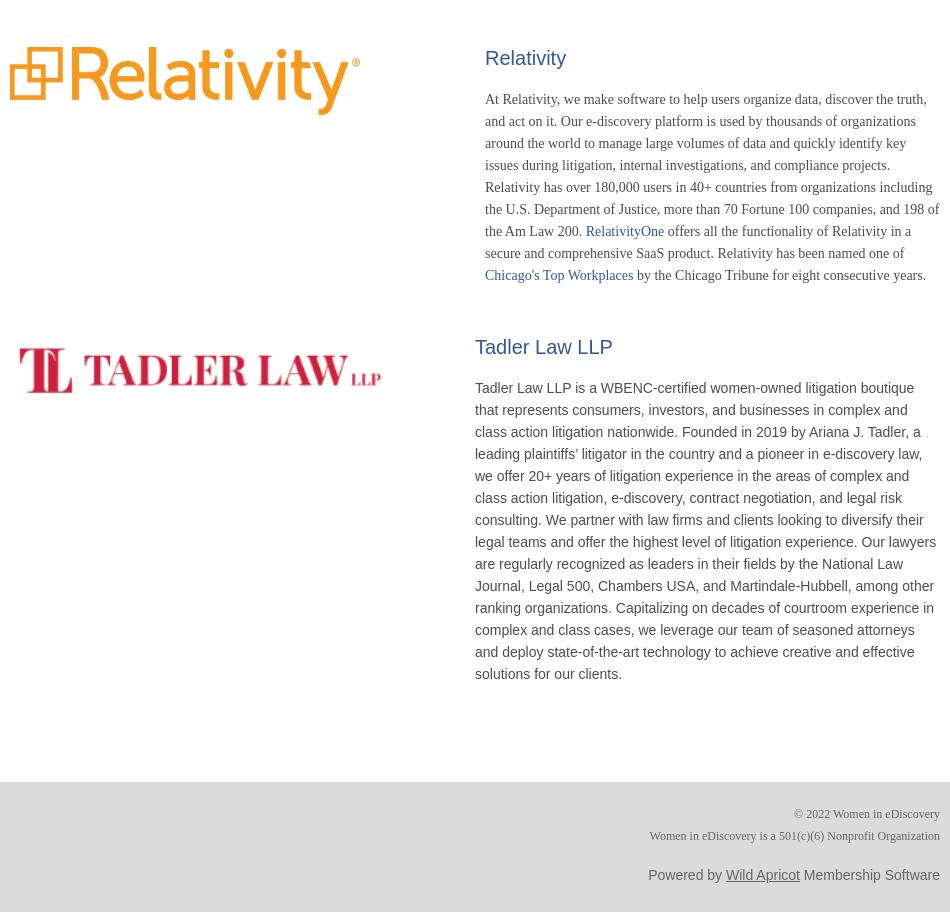 The width and height of the screenshot is (950, 912). Describe the element at coordinates (705, 528) in the screenshot. I see `'Tadler Law LLP is a WBENC-certified women-owned litigation boutique that represents consumers, investors, and businesses in complex and class action litigation nationwide. Founded in 2019 by Ariana J. Tadler, a leading plaintiffs’ litigator in the country and a pioneer in e-discovery law, we offer 20+ years of litigation experience in the areas of complex and class action litigation, e-discovery, contract negotiation, and legal risk consulting. We partner with law firms and clients looking to diversify their legal teams and offer the highest level of litigation experience. Our lawyers are regularly recognized as leaders in their fields by the National Law Journal, Legal 500, Chambers USA, and Martindale-Hubbell, among other ranking organizations. Capitalizing on decades of courtroom experience in complex and class cases, we leverage our team of seasoned attorneys and deploy state-of-the-art technology to achieve creative and effective solutions for our clients.'` at that location.